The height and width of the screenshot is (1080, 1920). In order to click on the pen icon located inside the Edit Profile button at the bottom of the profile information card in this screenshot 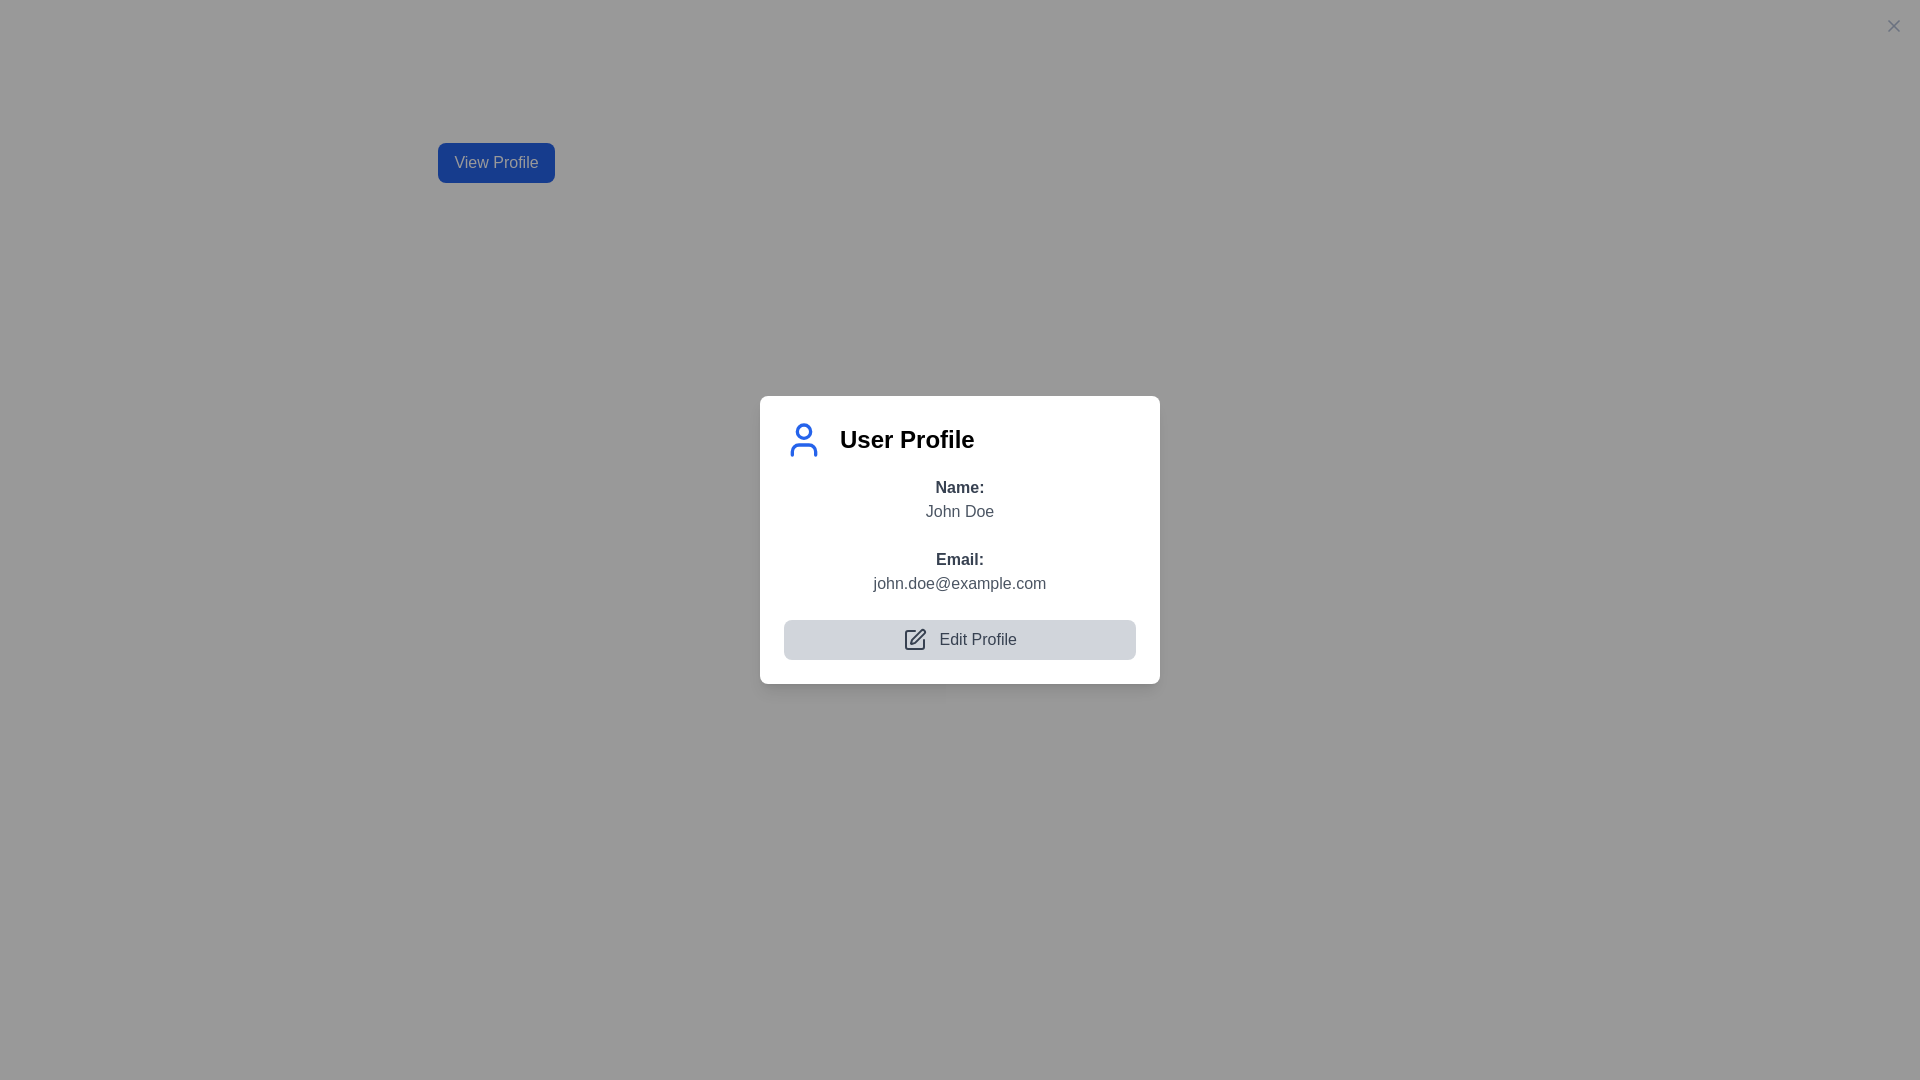, I will do `click(917, 637)`.